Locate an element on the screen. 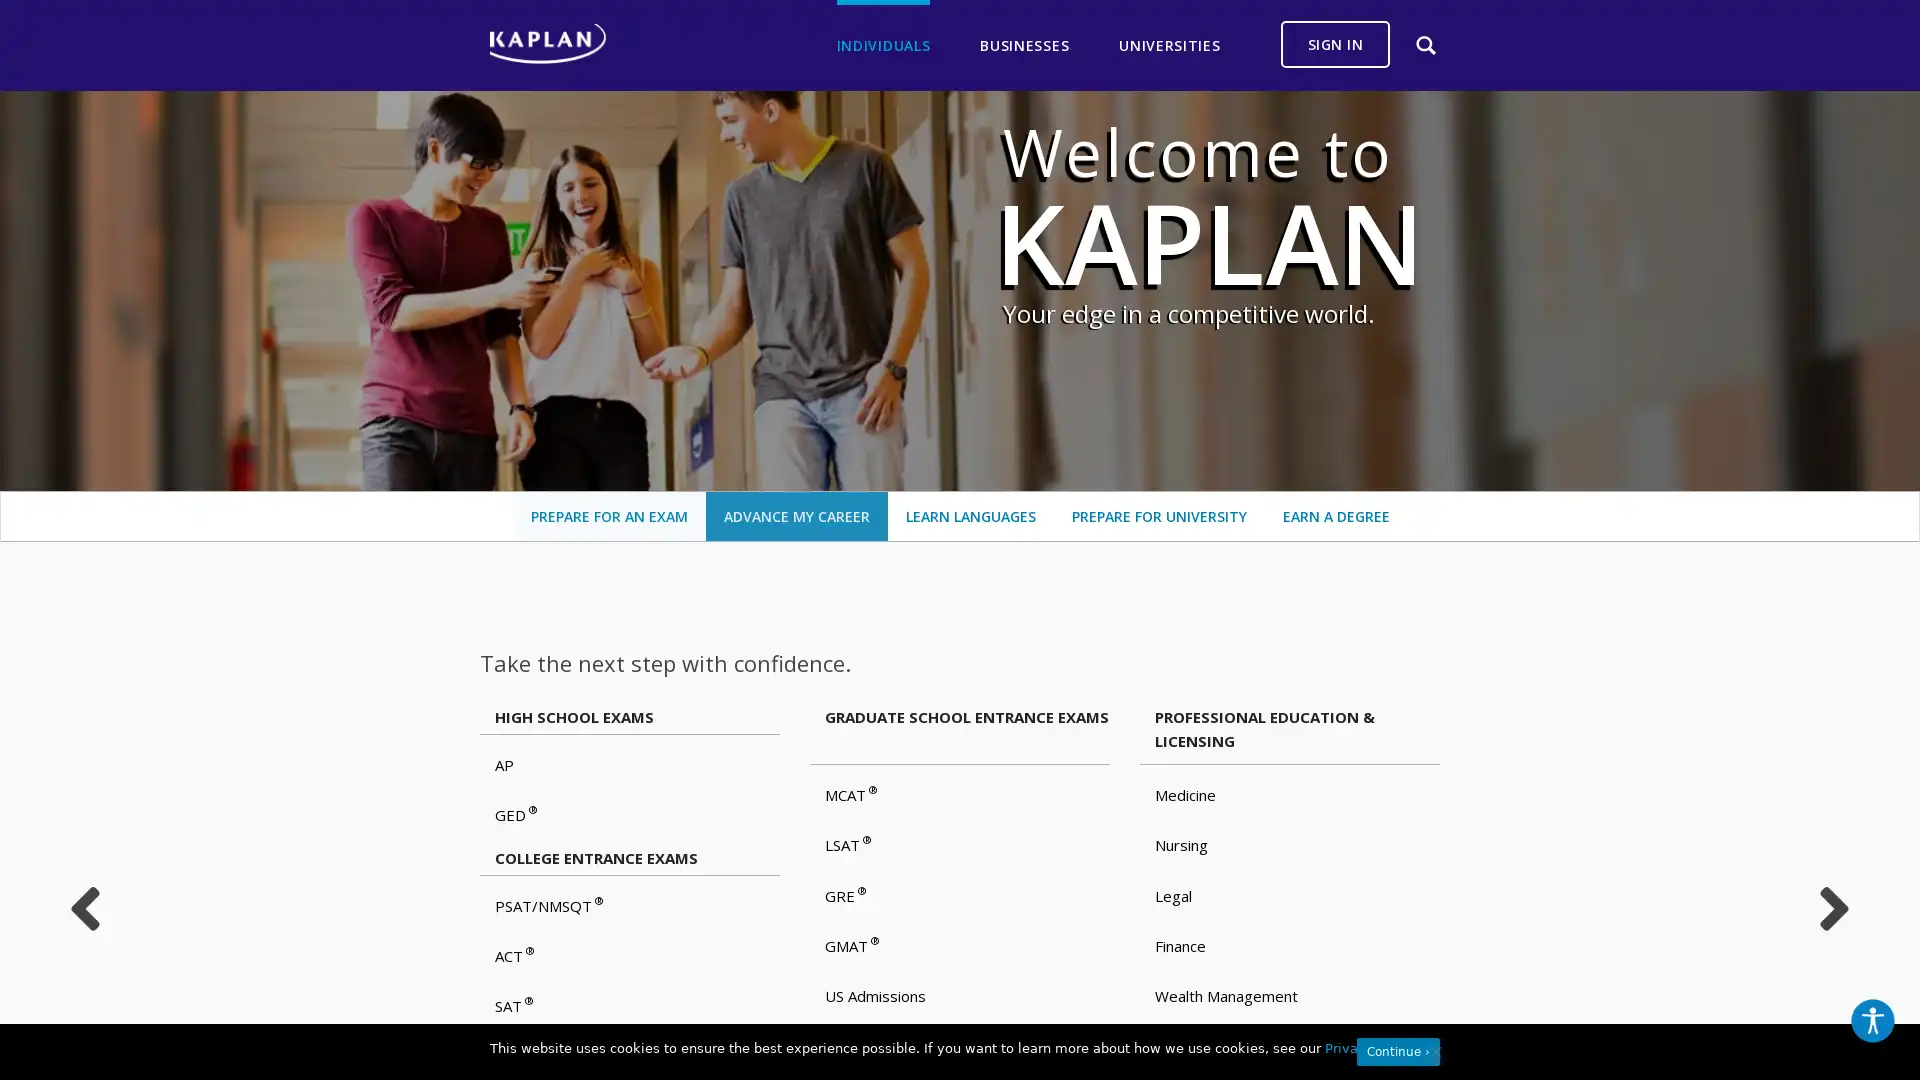 Image resolution: width=1920 pixels, height=1080 pixels. Previous is located at coordinates (83, 909).